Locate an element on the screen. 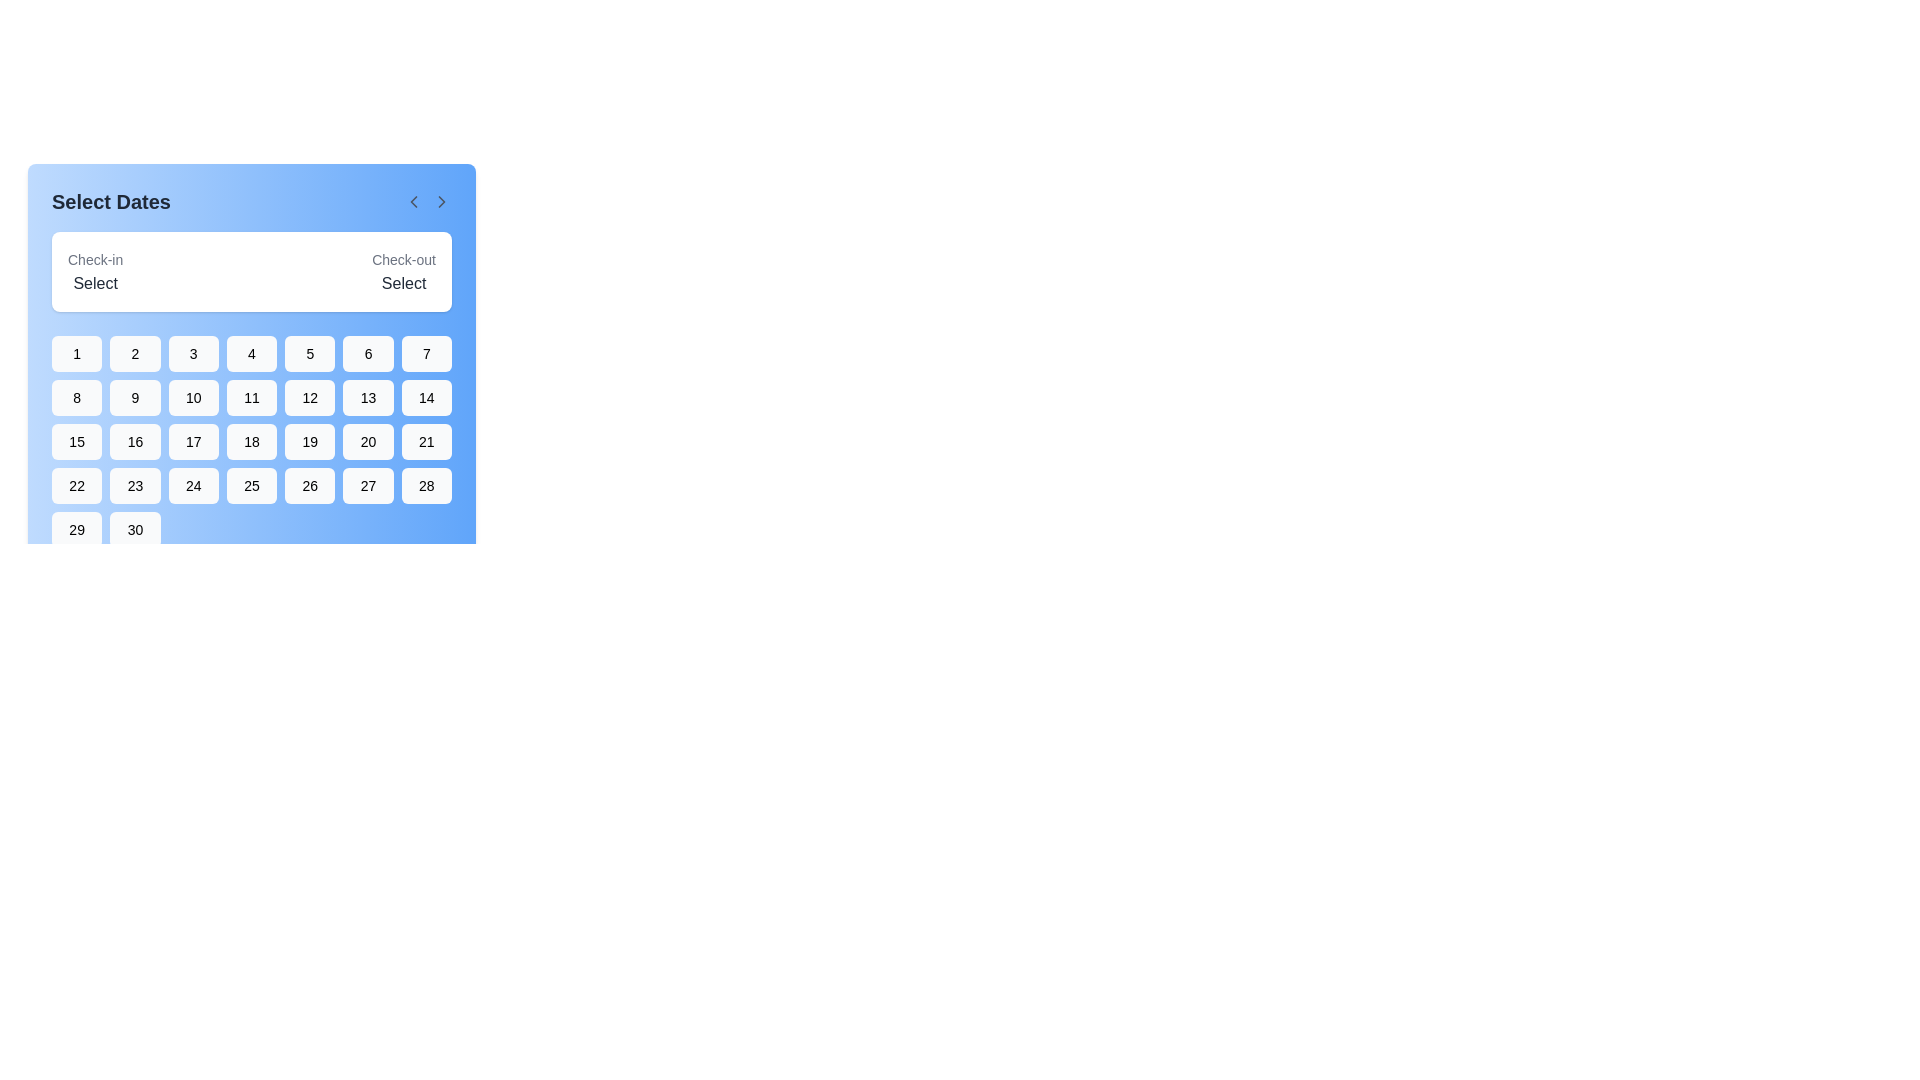 The height and width of the screenshot is (1080, 1920). the 'Check-in' label, which is a small gray text element located in the upper-left of the 'Select Dates' interface, above the 'Select' text is located at coordinates (94, 258).